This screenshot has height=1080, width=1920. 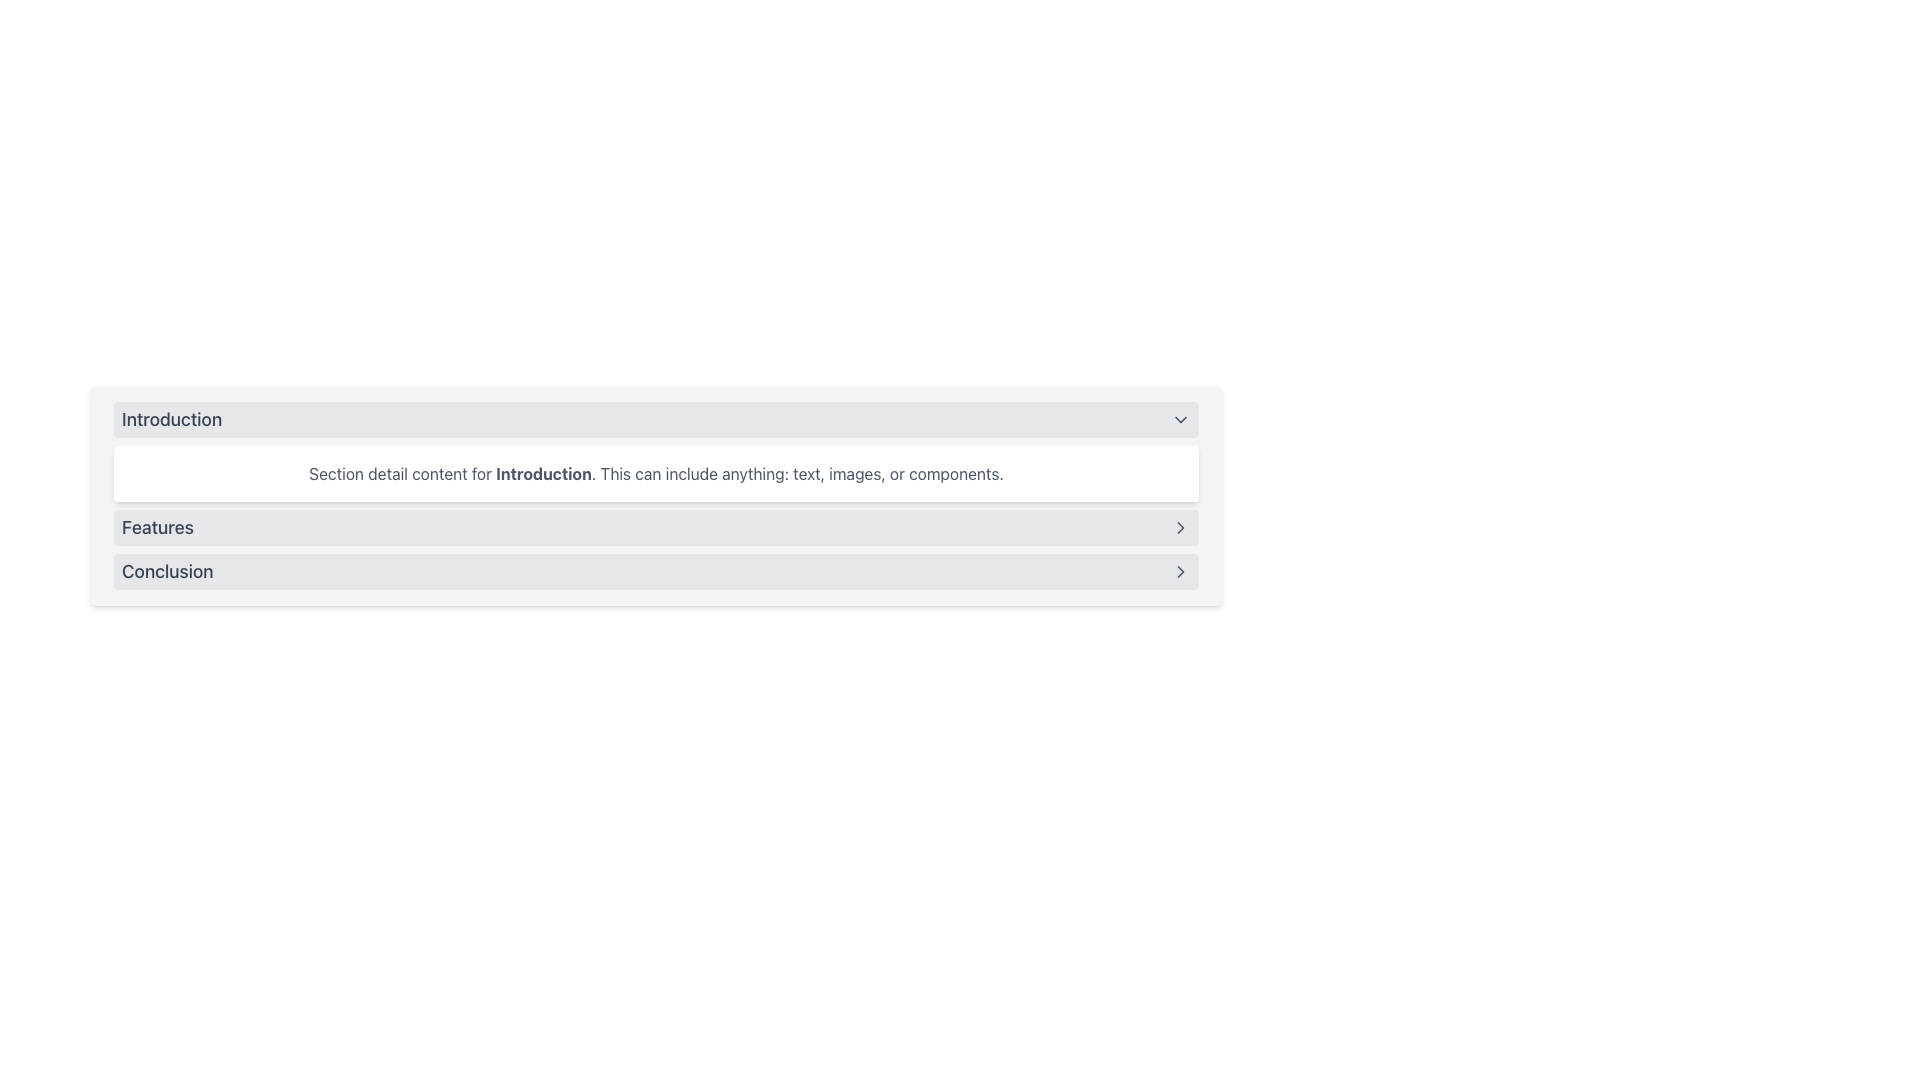 What do you see at coordinates (1180, 527) in the screenshot?
I see `the right-facing chevron arrow icon located to the right of the 'Features' section title` at bounding box center [1180, 527].